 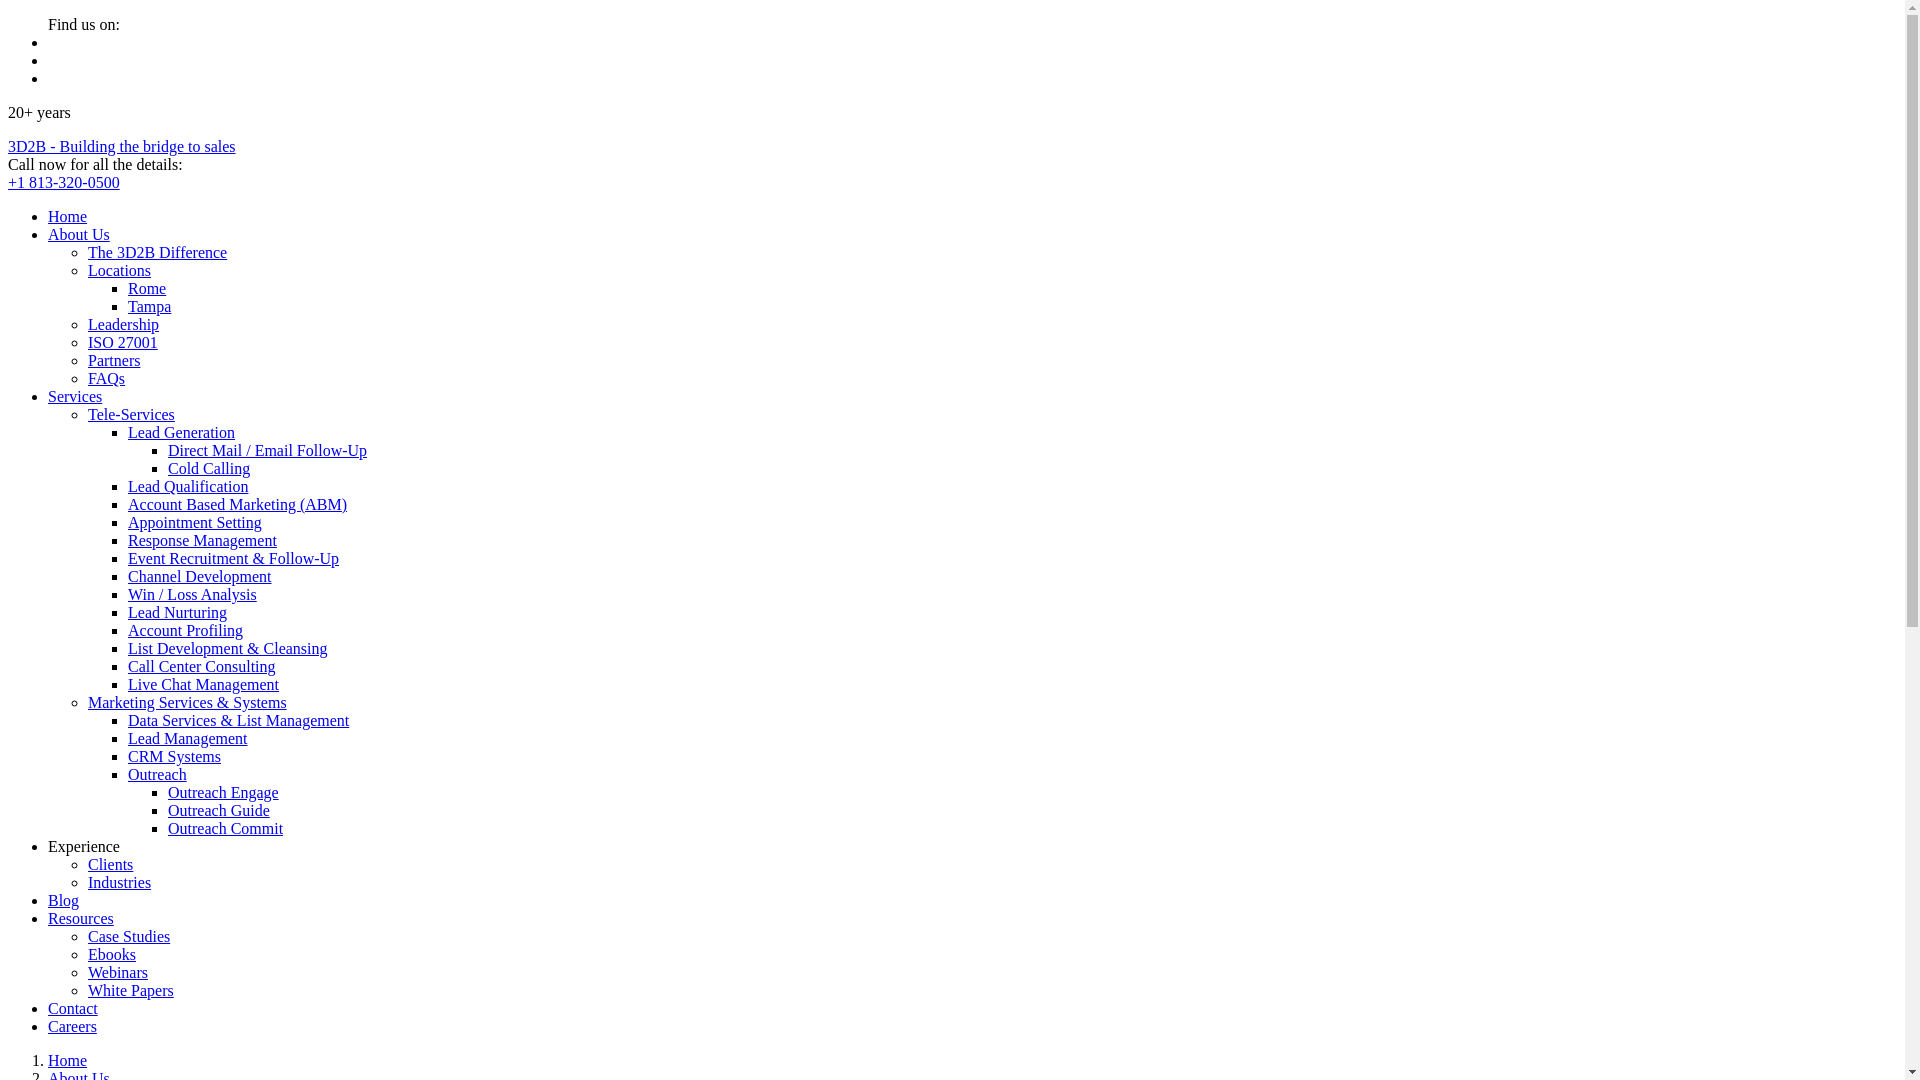 What do you see at coordinates (127, 648) in the screenshot?
I see `'List Development & Cleansing'` at bounding box center [127, 648].